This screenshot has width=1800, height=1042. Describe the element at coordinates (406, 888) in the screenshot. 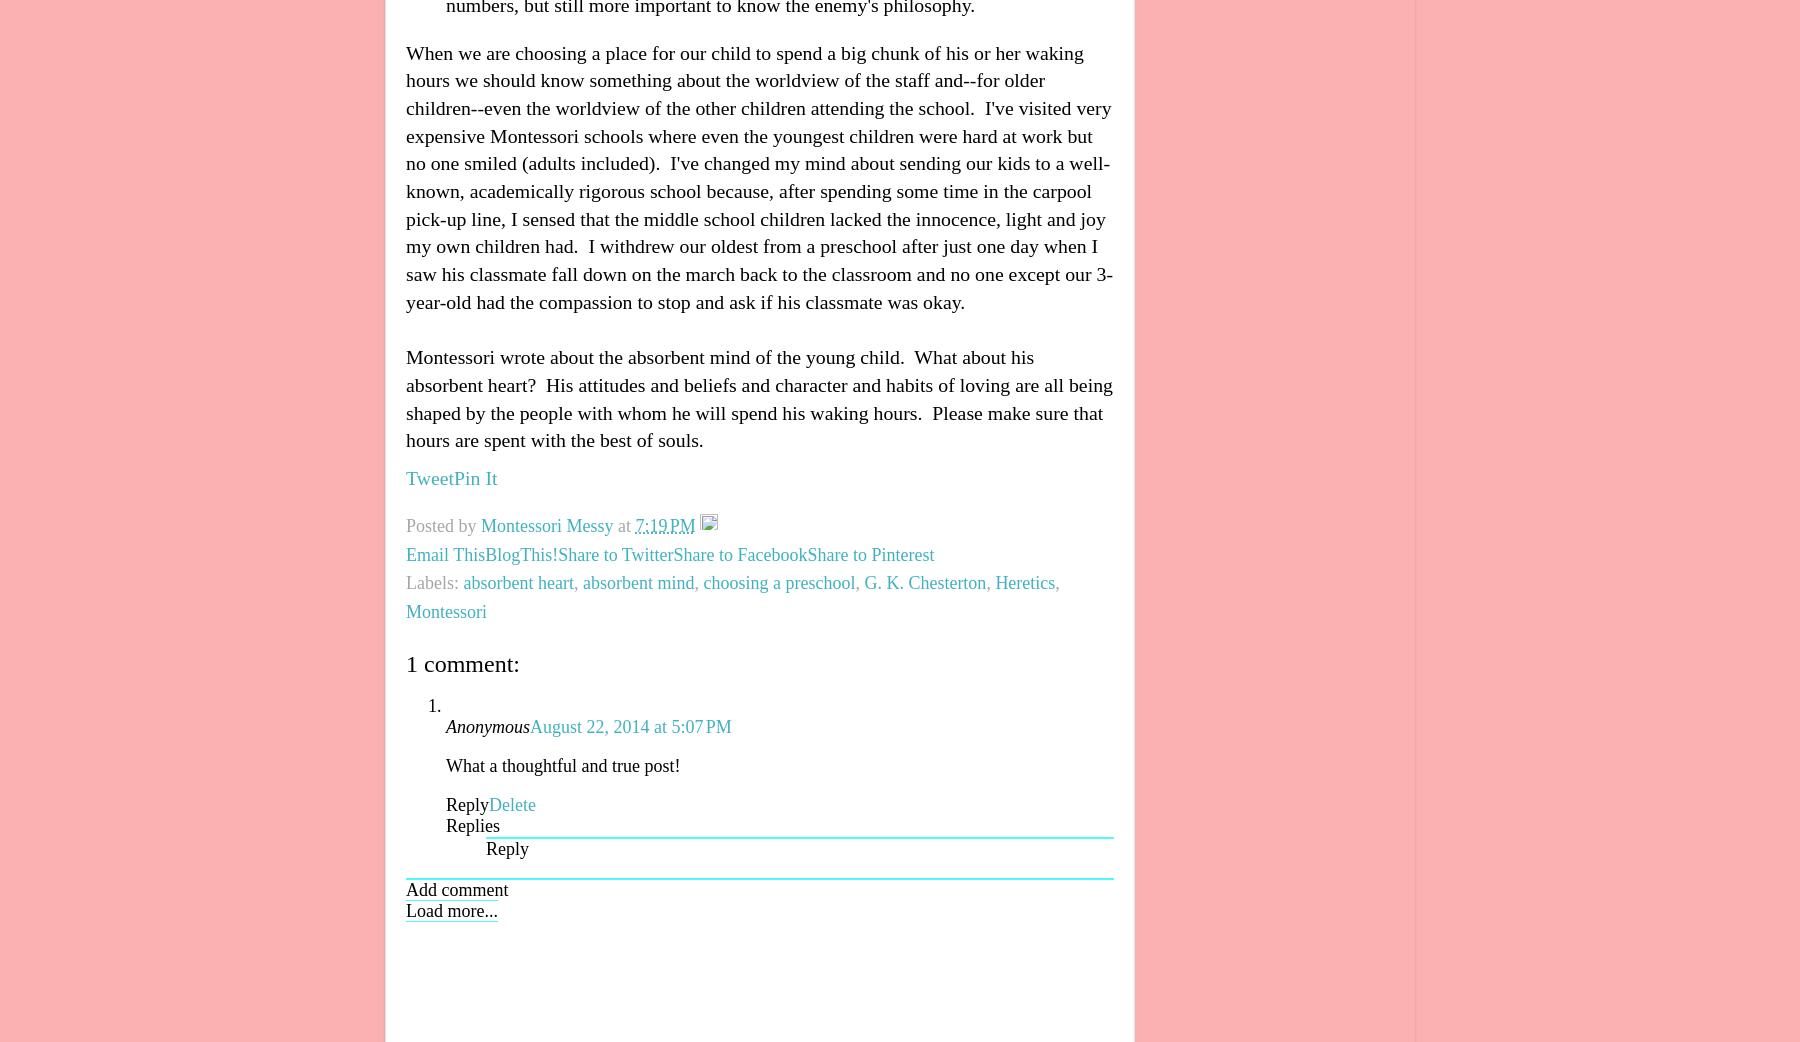

I see `'Add comment'` at that location.